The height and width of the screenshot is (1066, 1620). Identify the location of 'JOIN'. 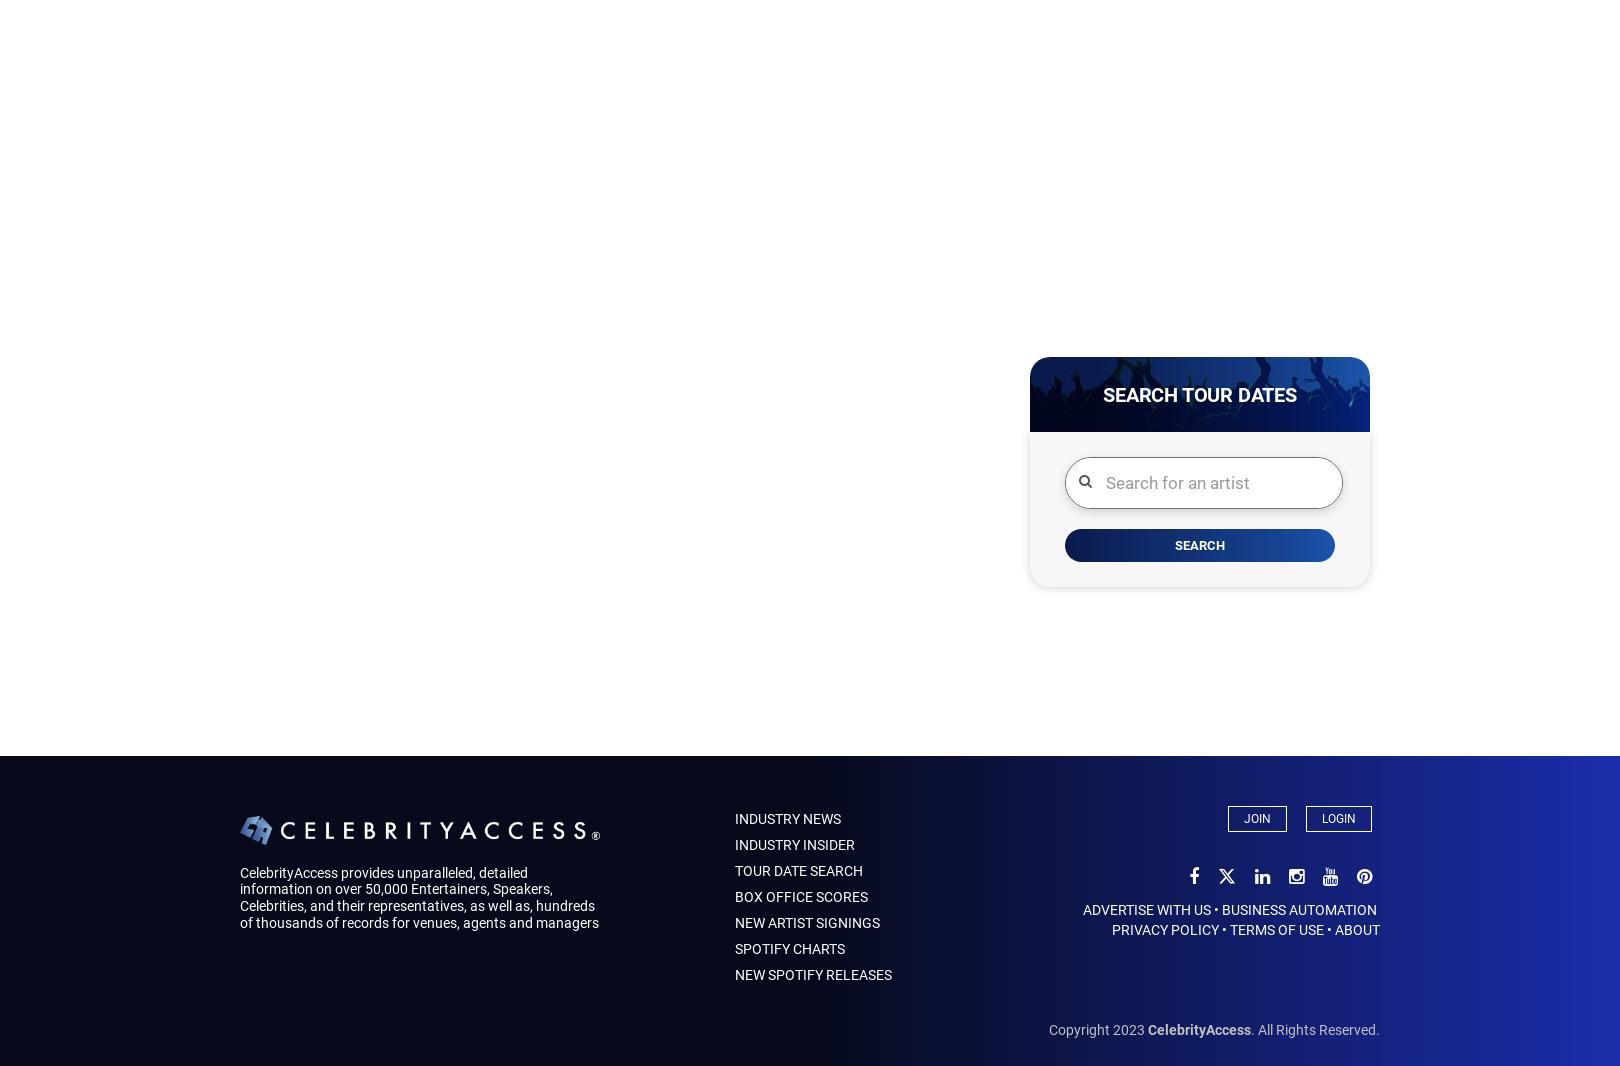
(1257, 819).